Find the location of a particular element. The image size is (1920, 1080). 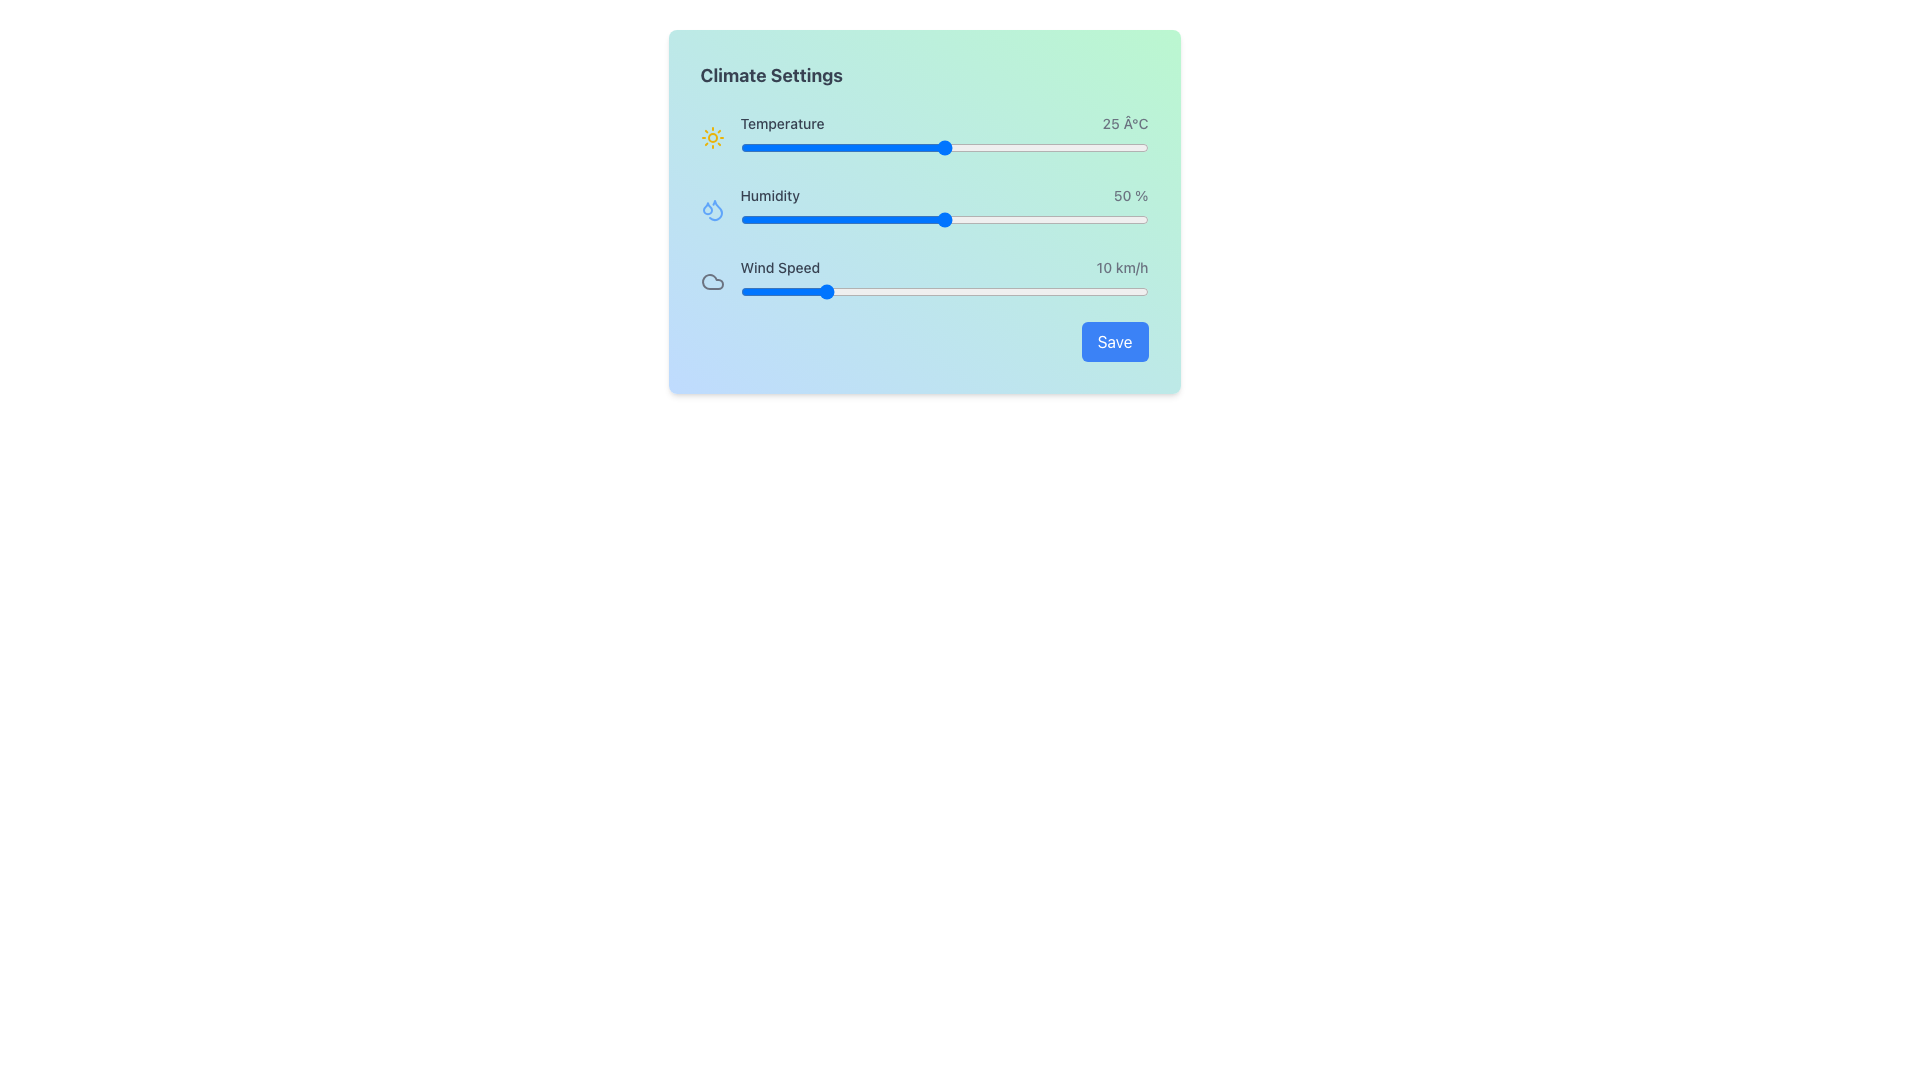

wind speed is located at coordinates (1049, 292).